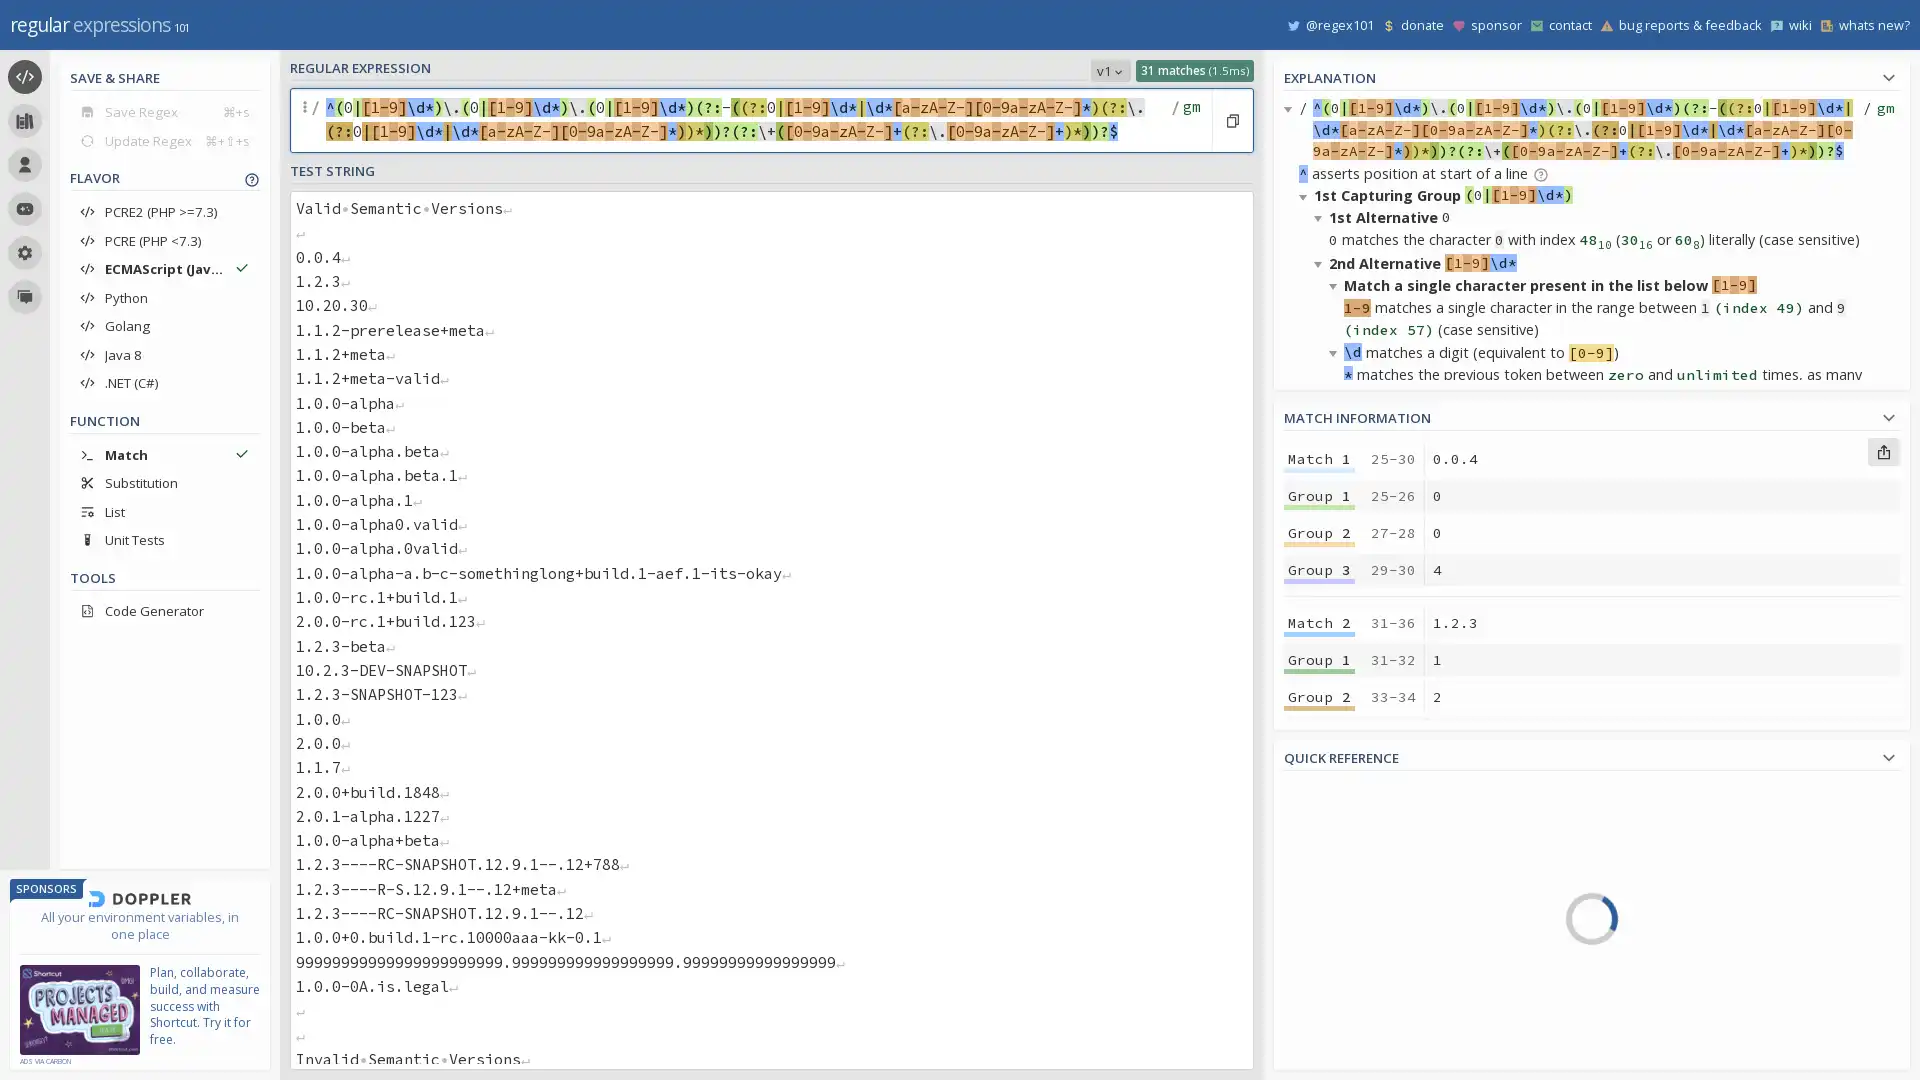 This screenshot has width=1920, height=1080. What do you see at coordinates (164, 212) in the screenshot?
I see `PCRE2 (PHP >=7.3)` at bounding box center [164, 212].